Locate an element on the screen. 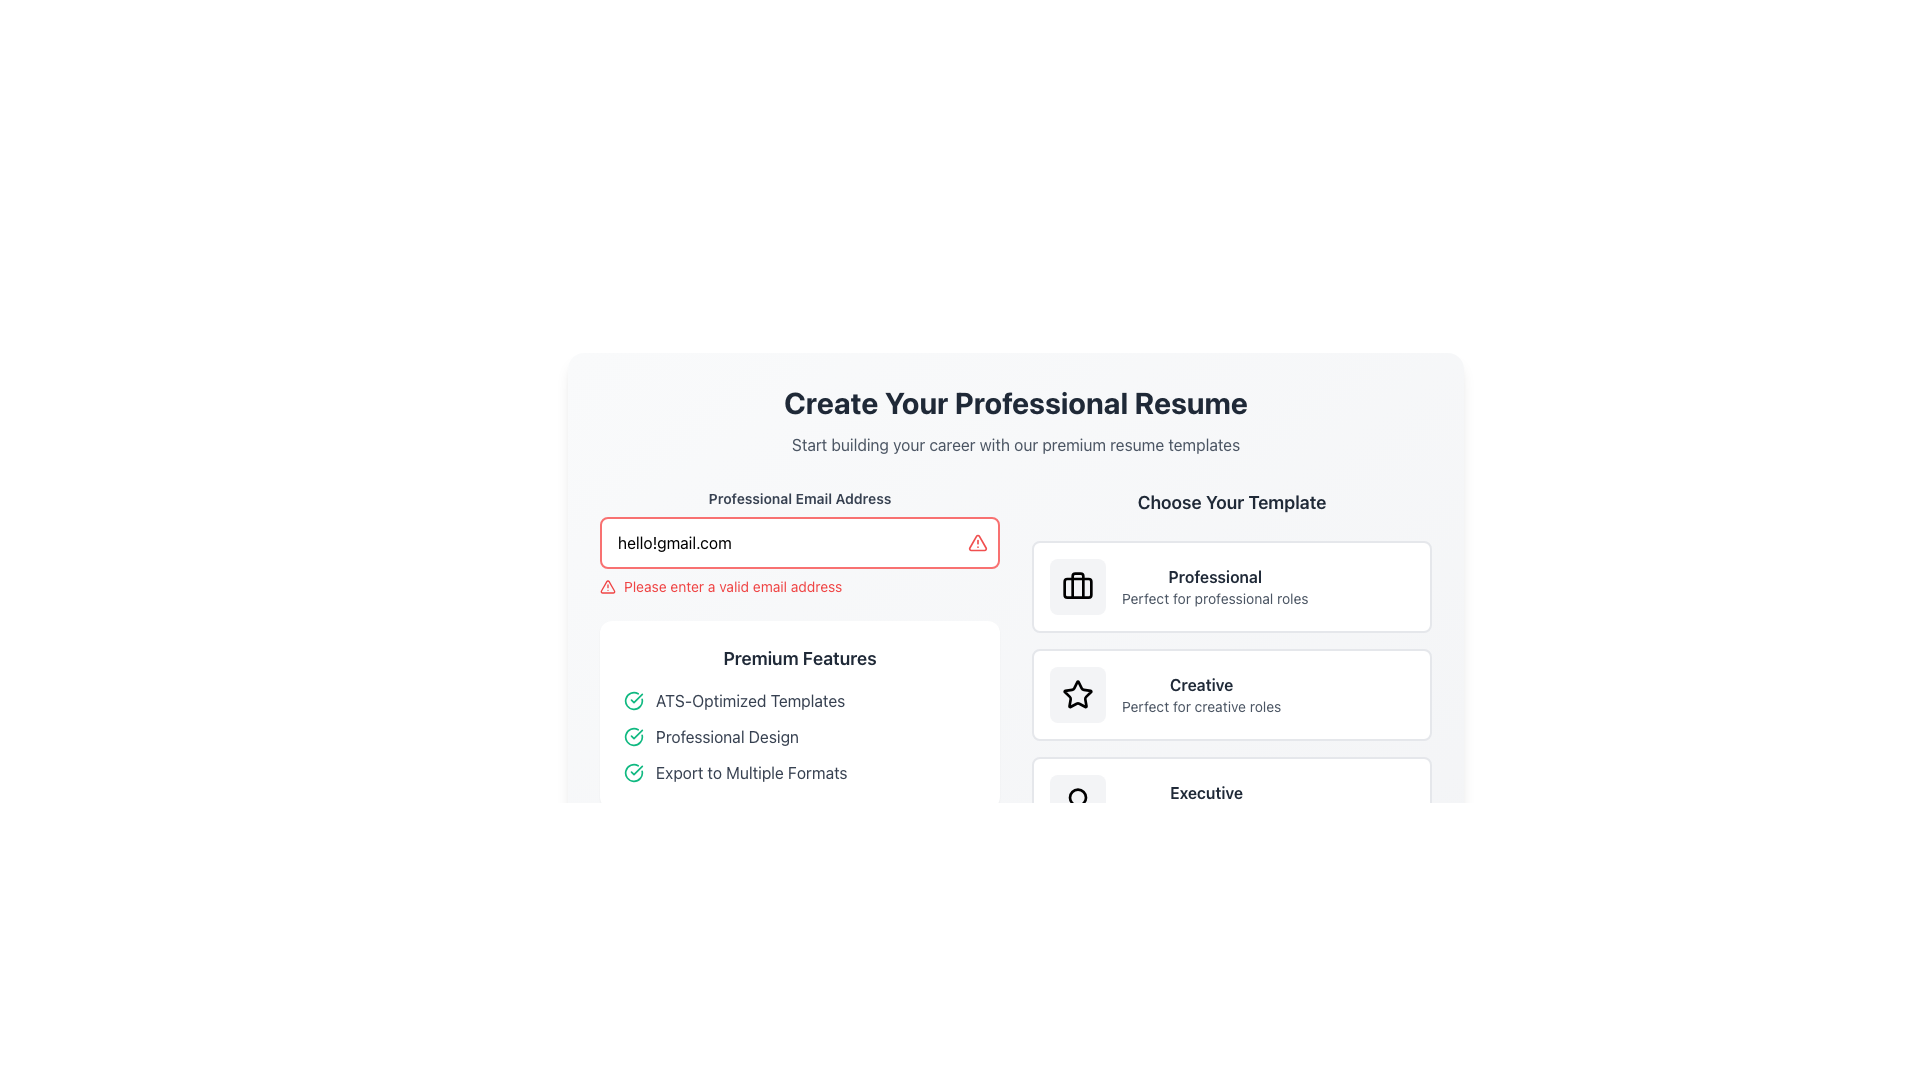 The width and height of the screenshot is (1920, 1080). the 'Creative' icon located to the left of the text 'Creative Perfect for creative roles' within the 'Choose Your Template' section is located at coordinates (1077, 693).